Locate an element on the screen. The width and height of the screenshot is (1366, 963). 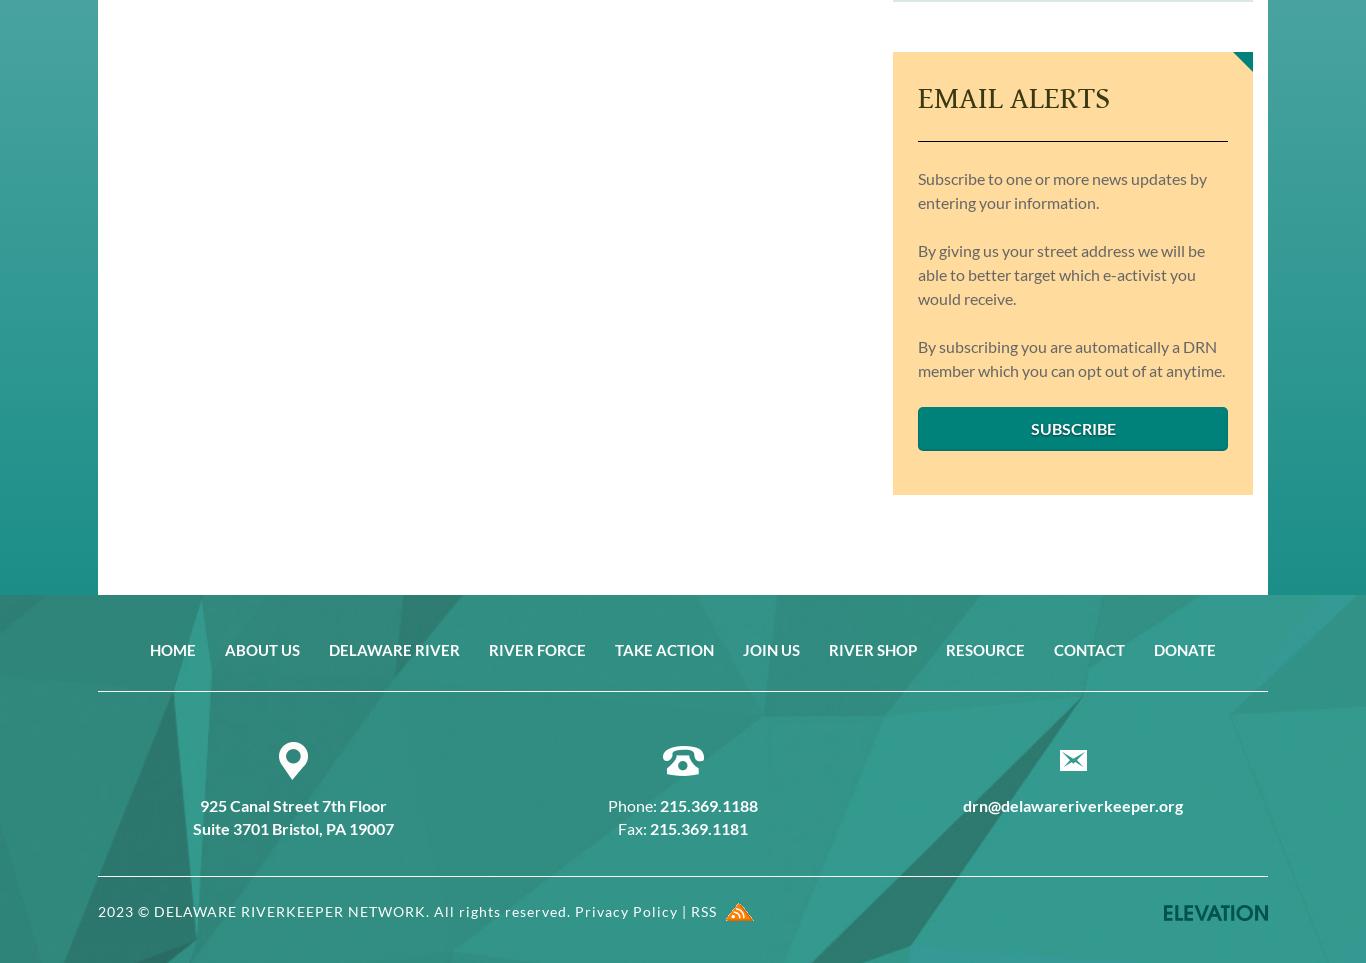
'Delaware Riverkeeper Network.' is located at coordinates (292, 909).